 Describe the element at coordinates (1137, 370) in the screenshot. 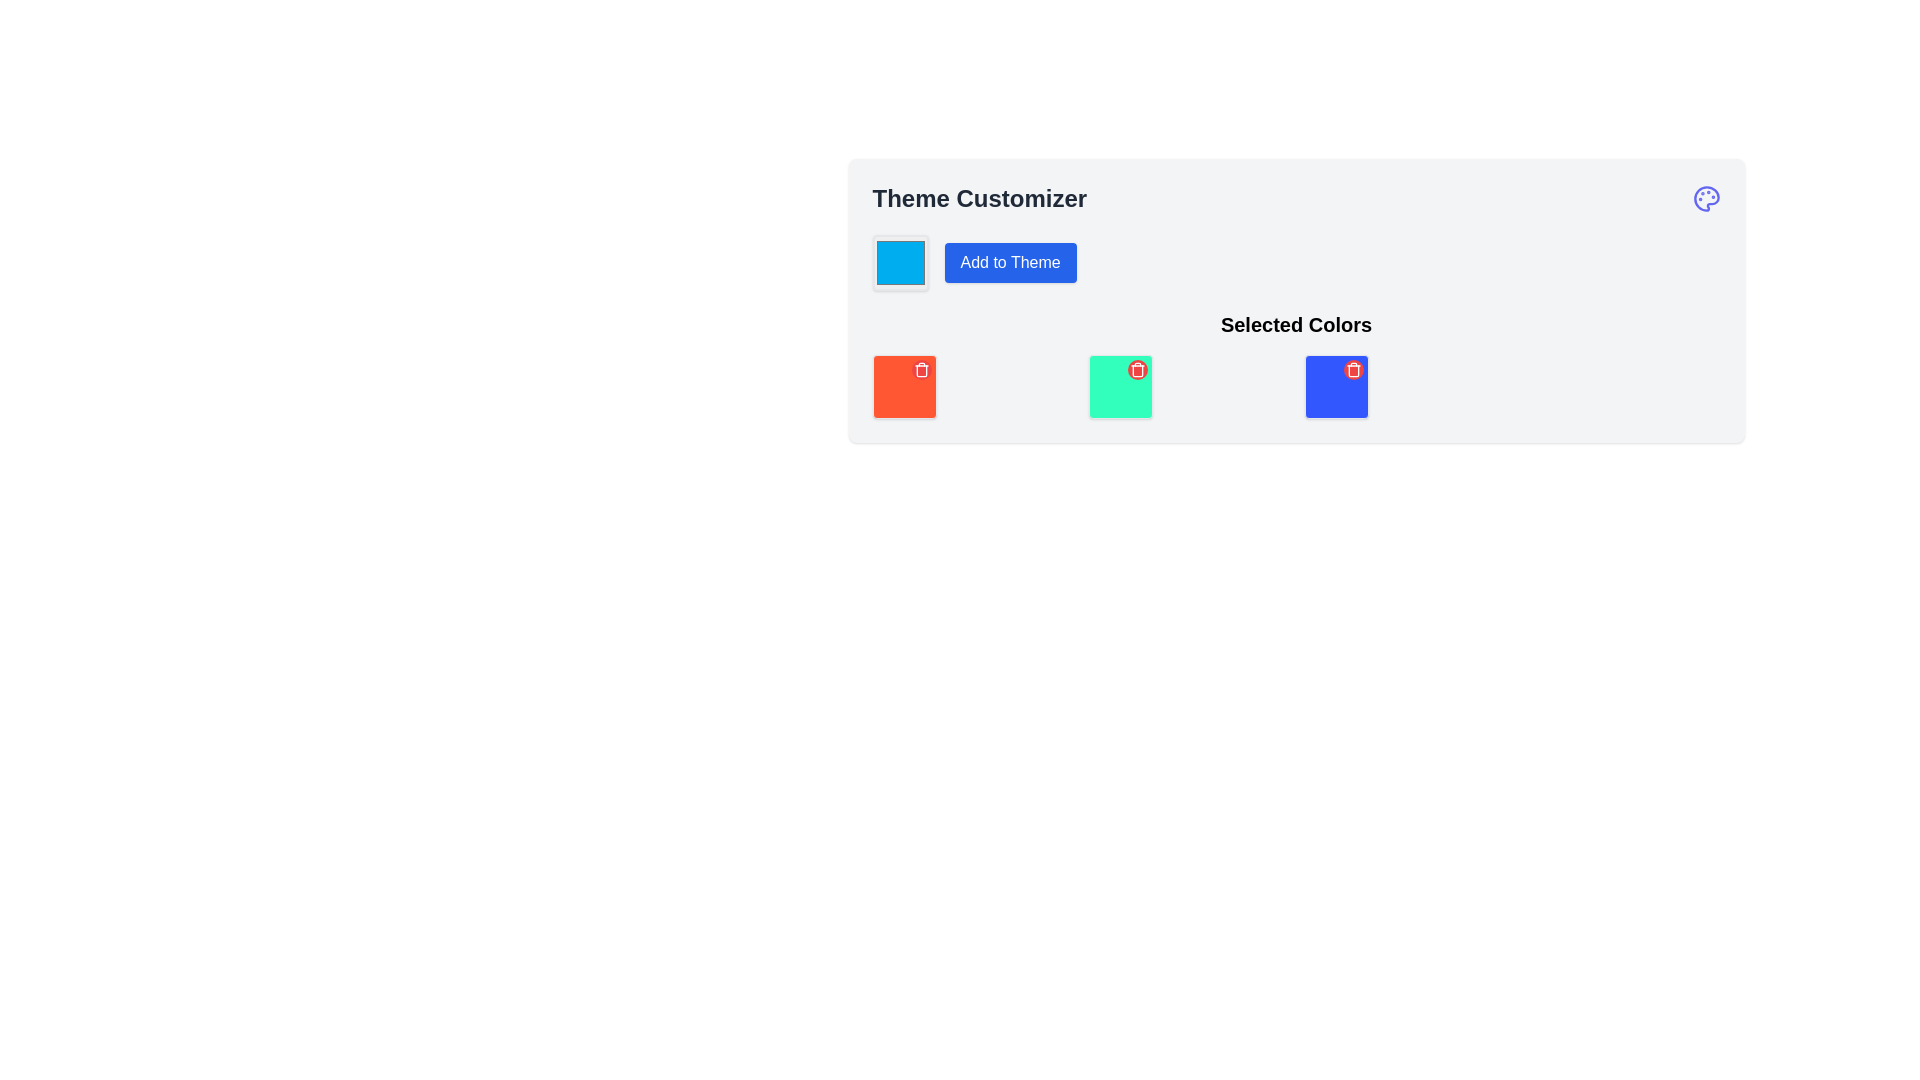

I see `the trash can icon located in the top-right corner of the green square item in the 'Selected Colors' section` at that location.